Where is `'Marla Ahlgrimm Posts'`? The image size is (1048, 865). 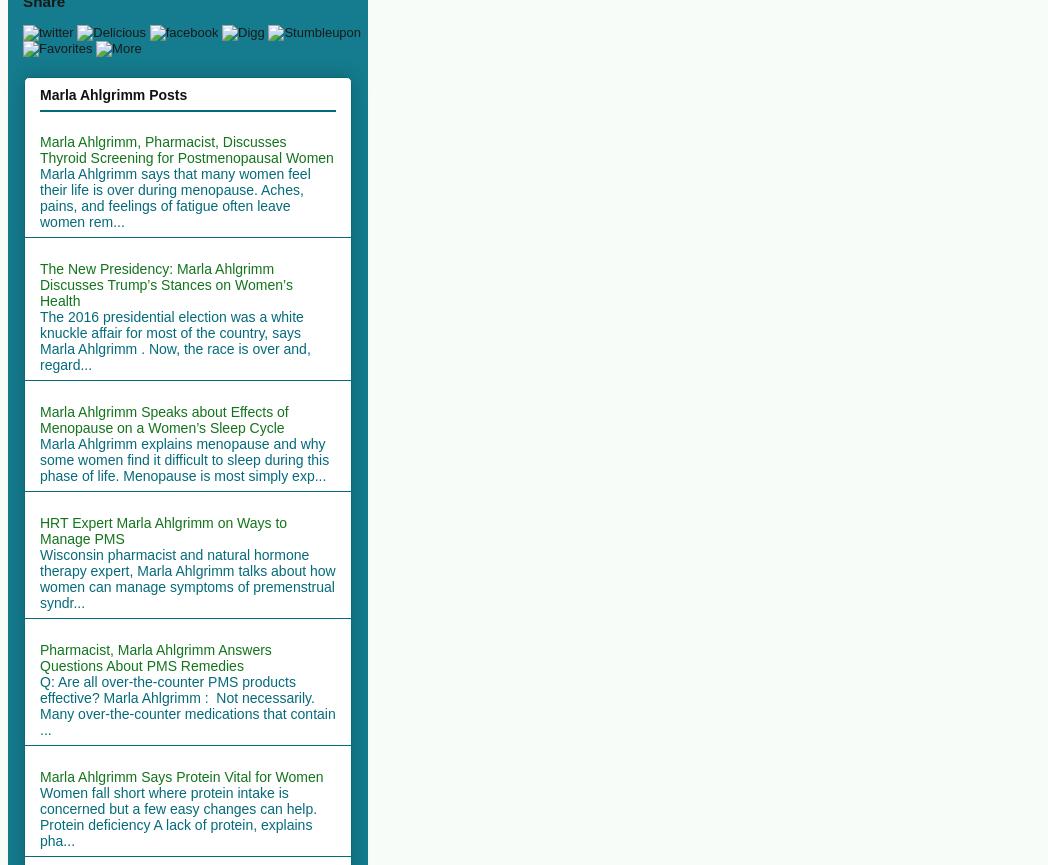
'Marla Ahlgrimm Posts' is located at coordinates (112, 94).